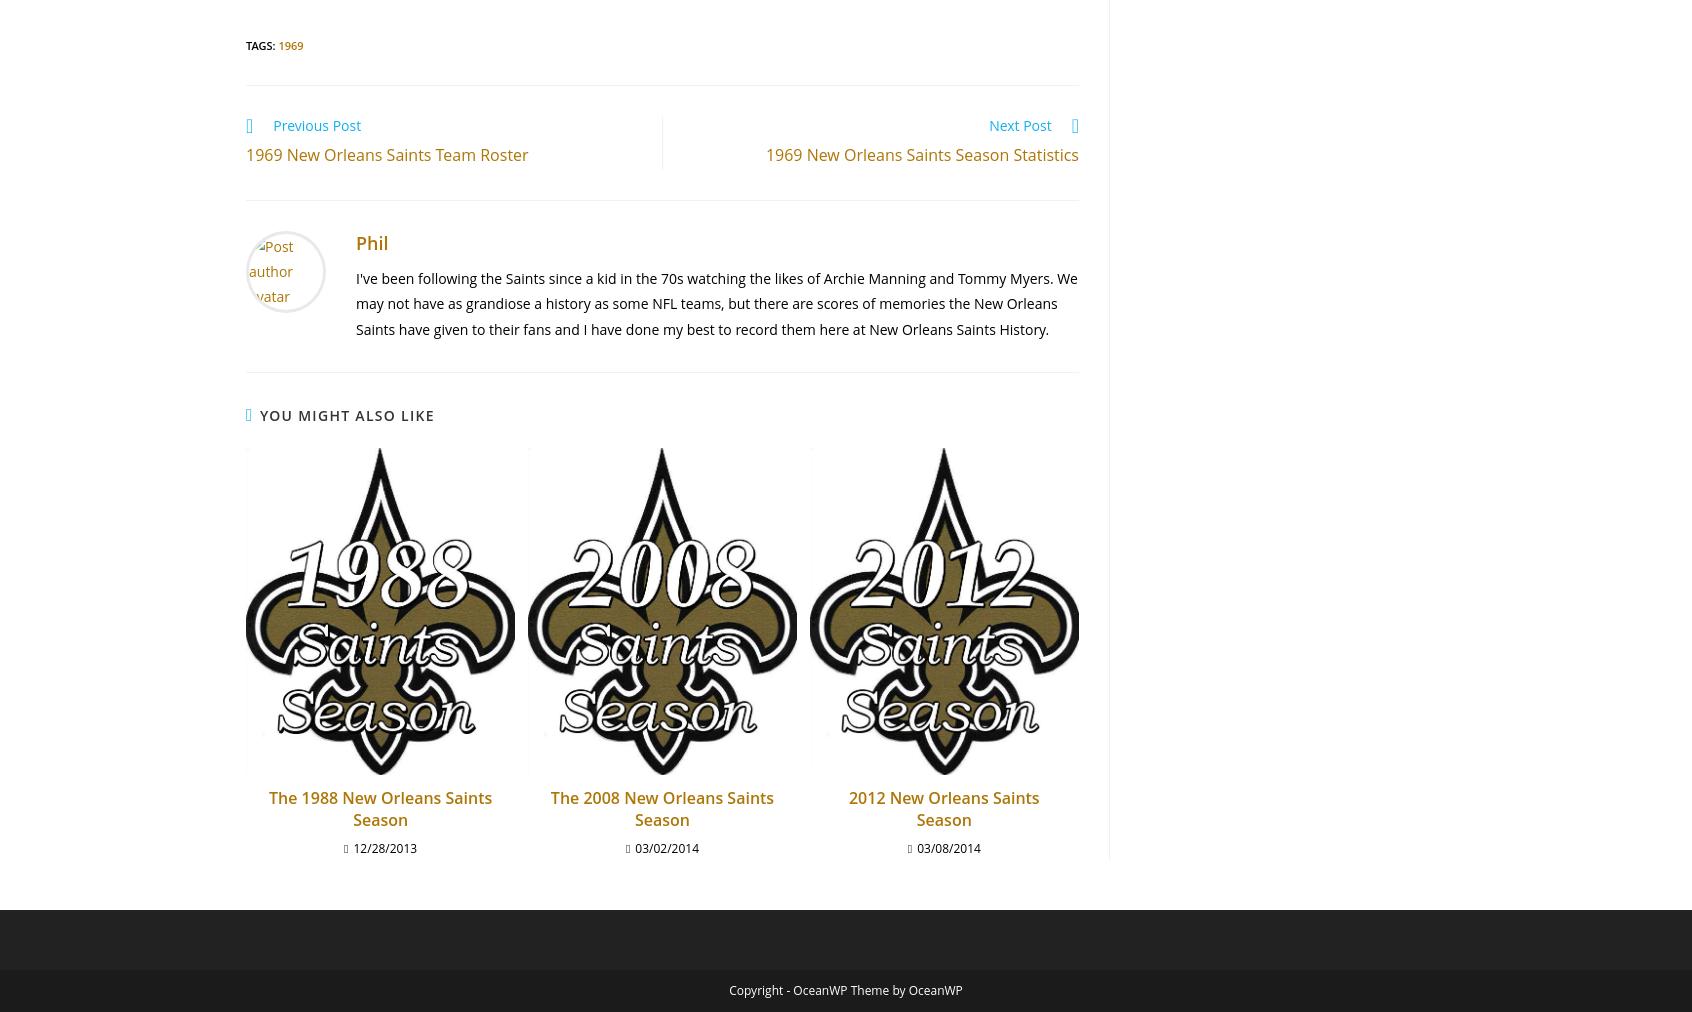 This screenshot has width=1692, height=1012. I want to click on 'Tags:', so click(261, 43).